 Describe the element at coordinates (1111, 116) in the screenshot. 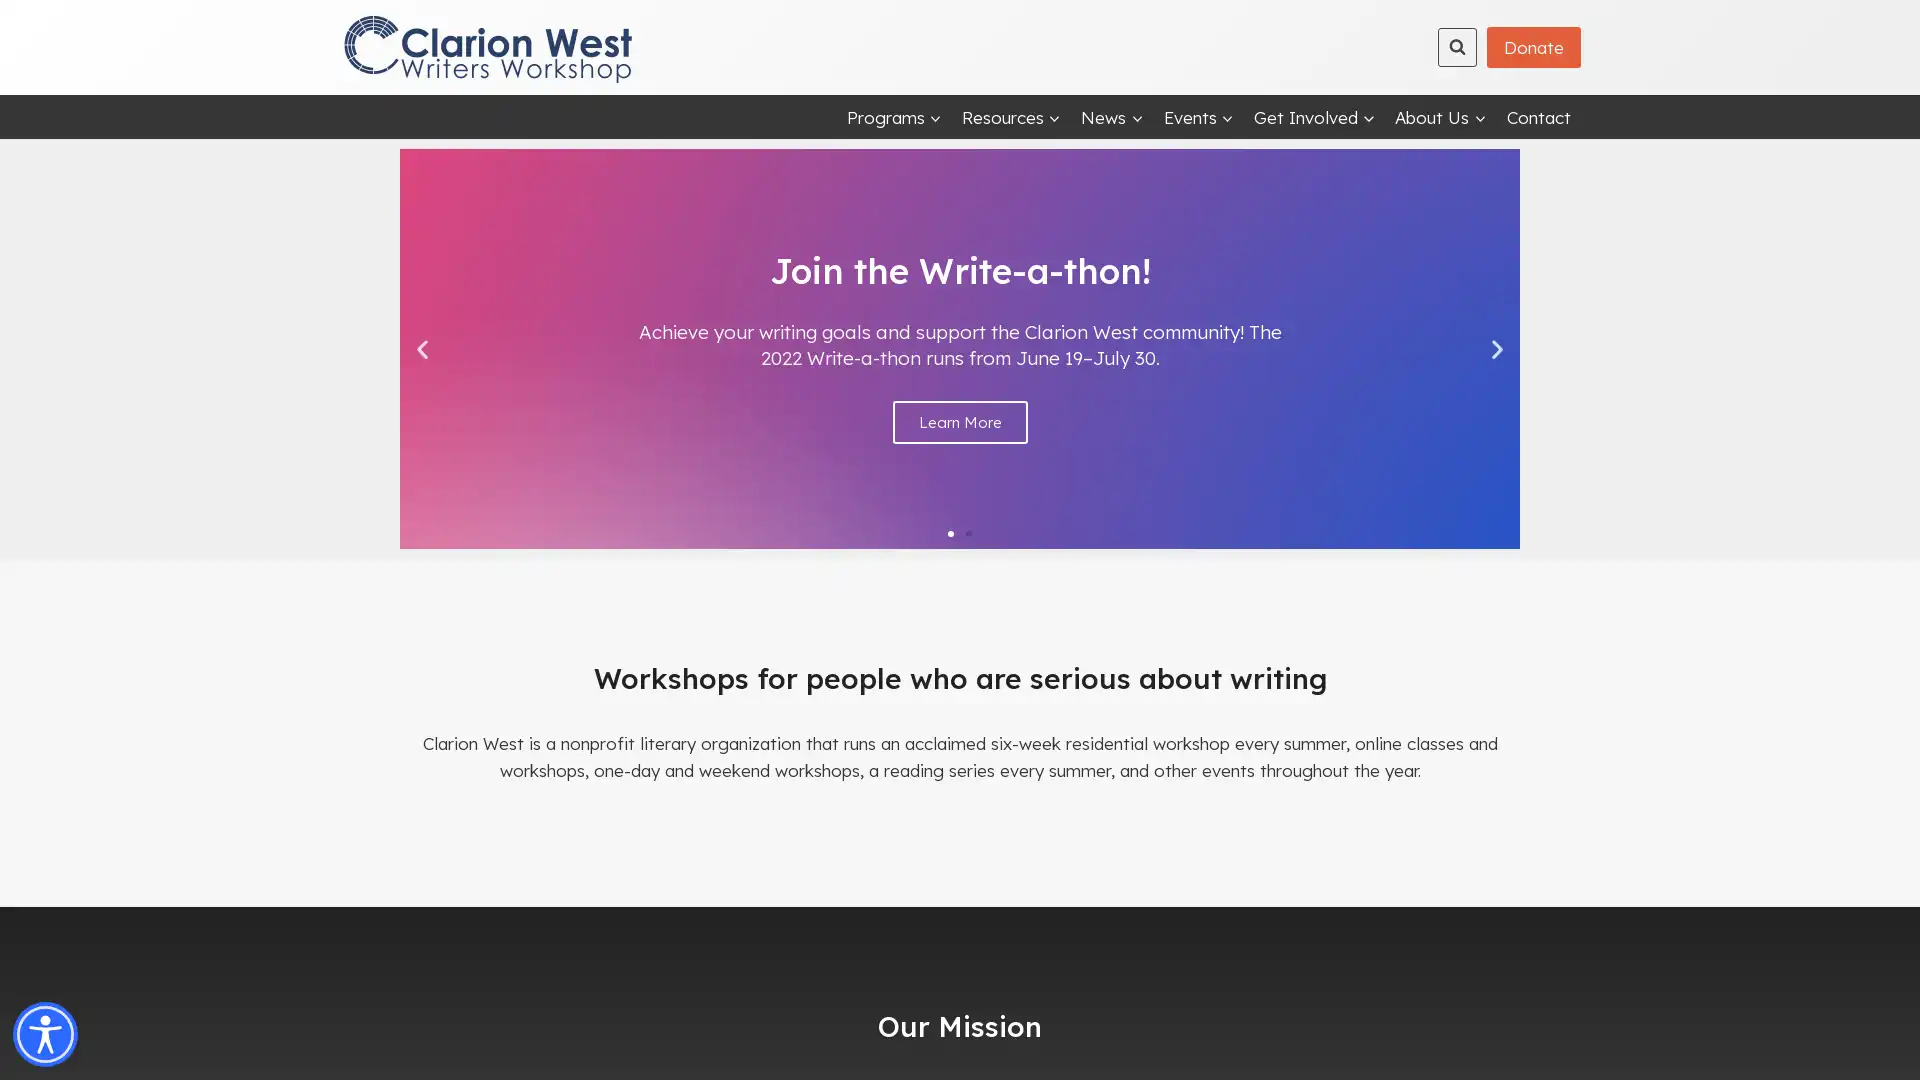

I see `Expand child menu` at that location.